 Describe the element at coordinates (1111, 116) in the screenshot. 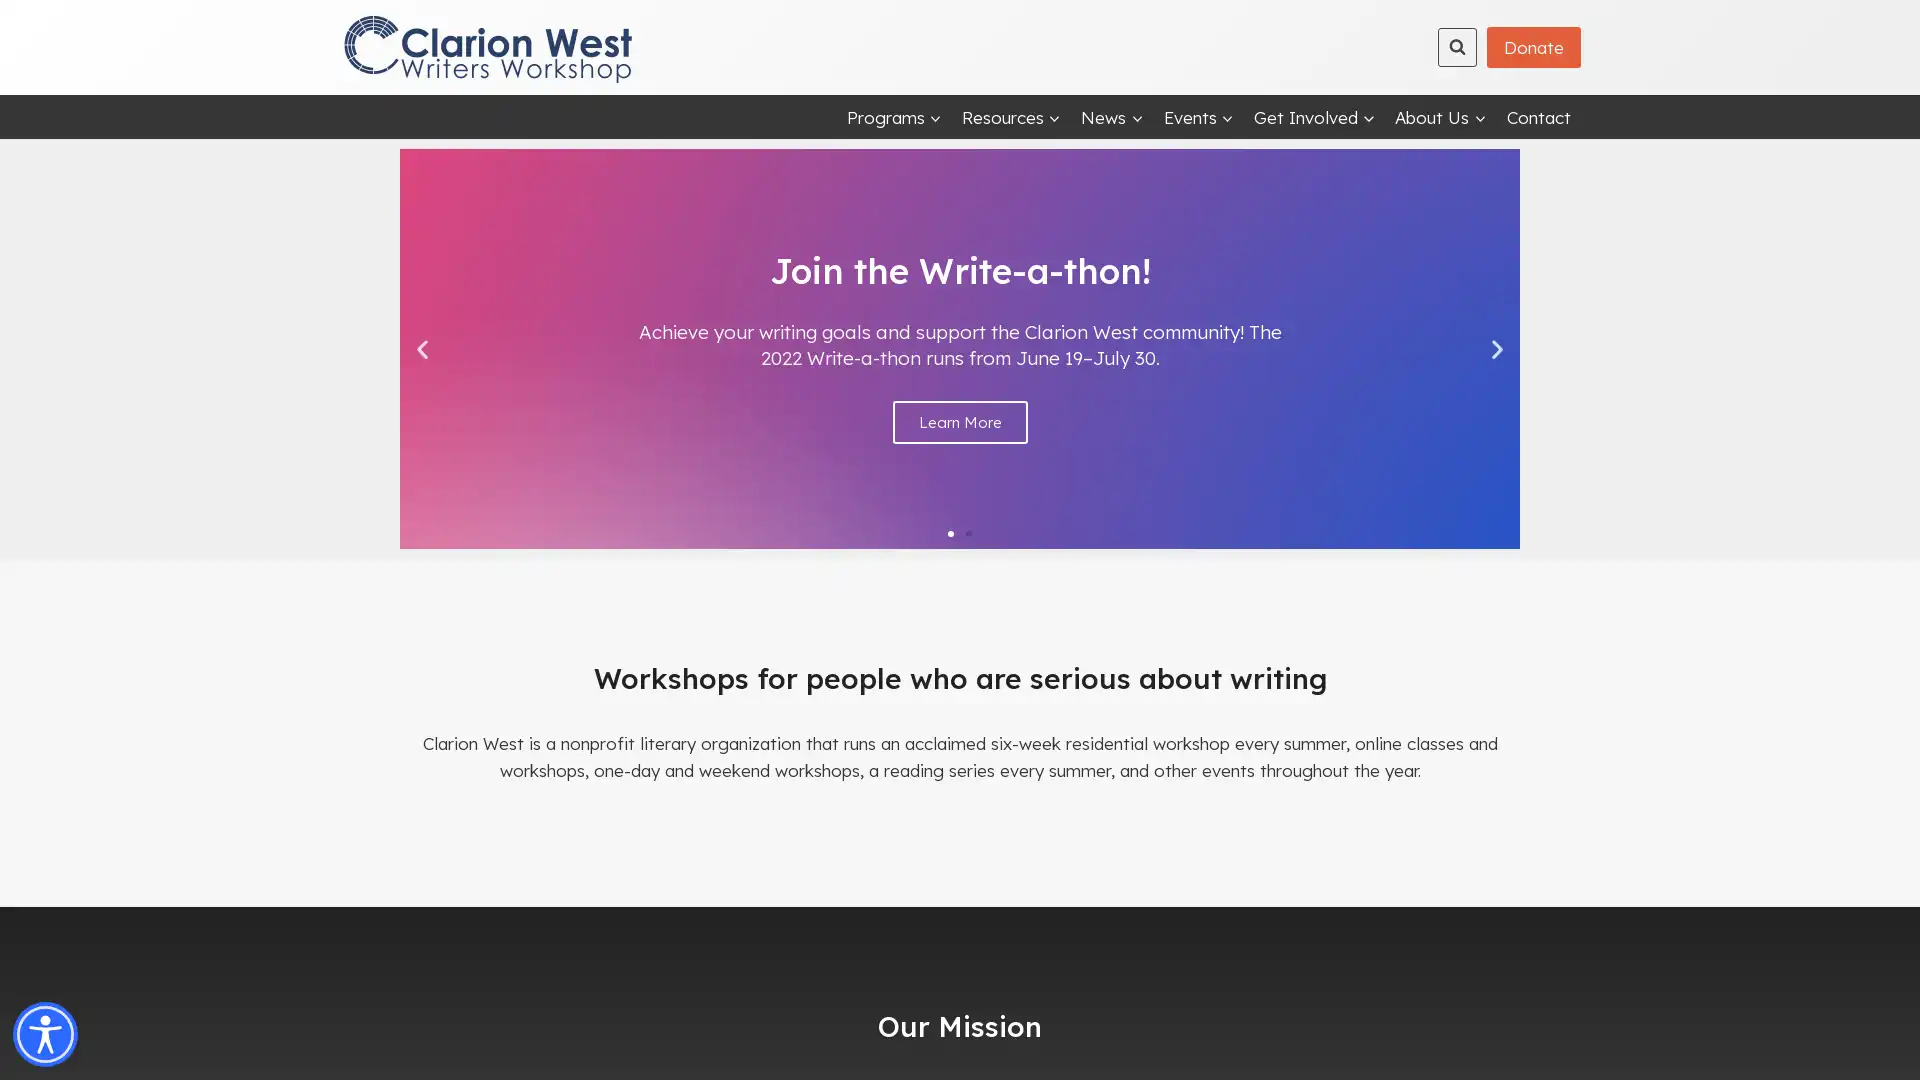

I see `Expand child menu` at that location.